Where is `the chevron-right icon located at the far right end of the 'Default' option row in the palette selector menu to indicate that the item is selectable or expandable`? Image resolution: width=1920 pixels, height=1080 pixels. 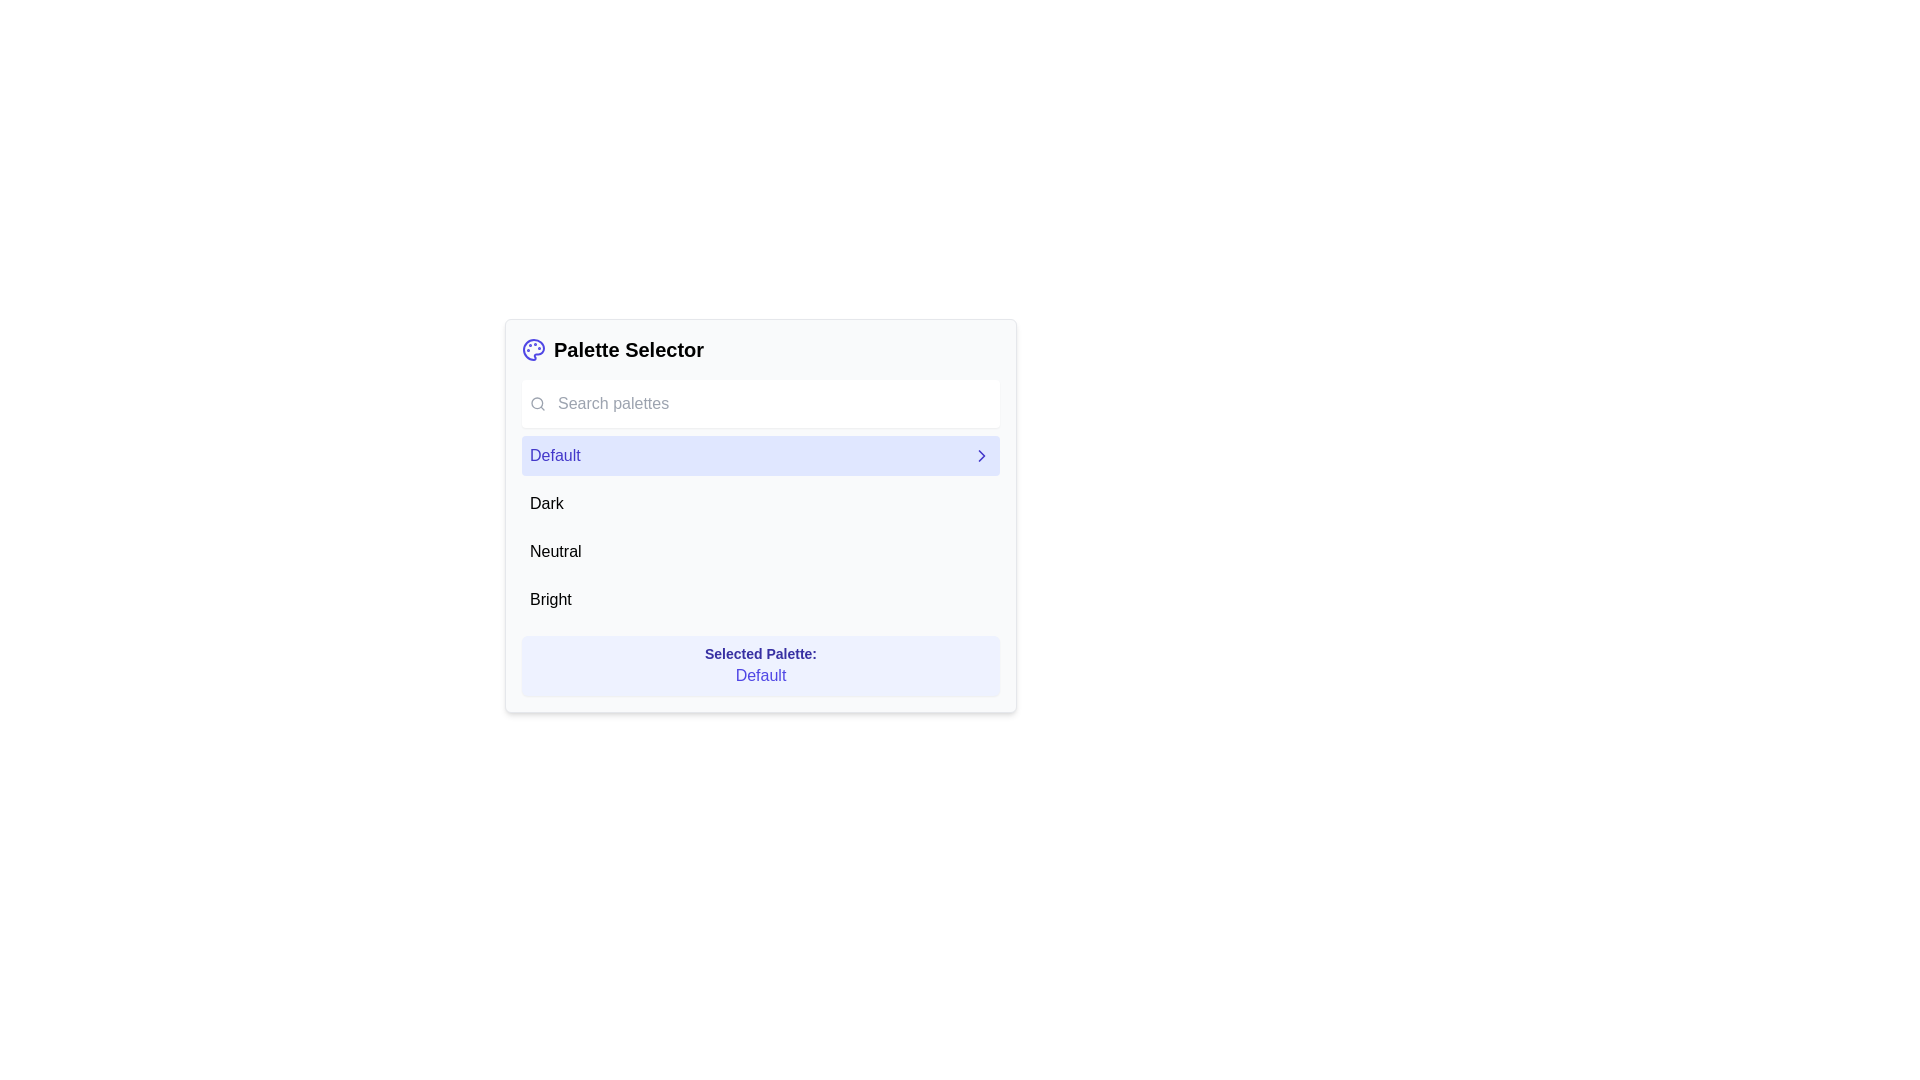
the chevron-right icon located at the far right end of the 'Default' option row in the palette selector menu to indicate that the item is selectable or expandable is located at coordinates (982, 455).